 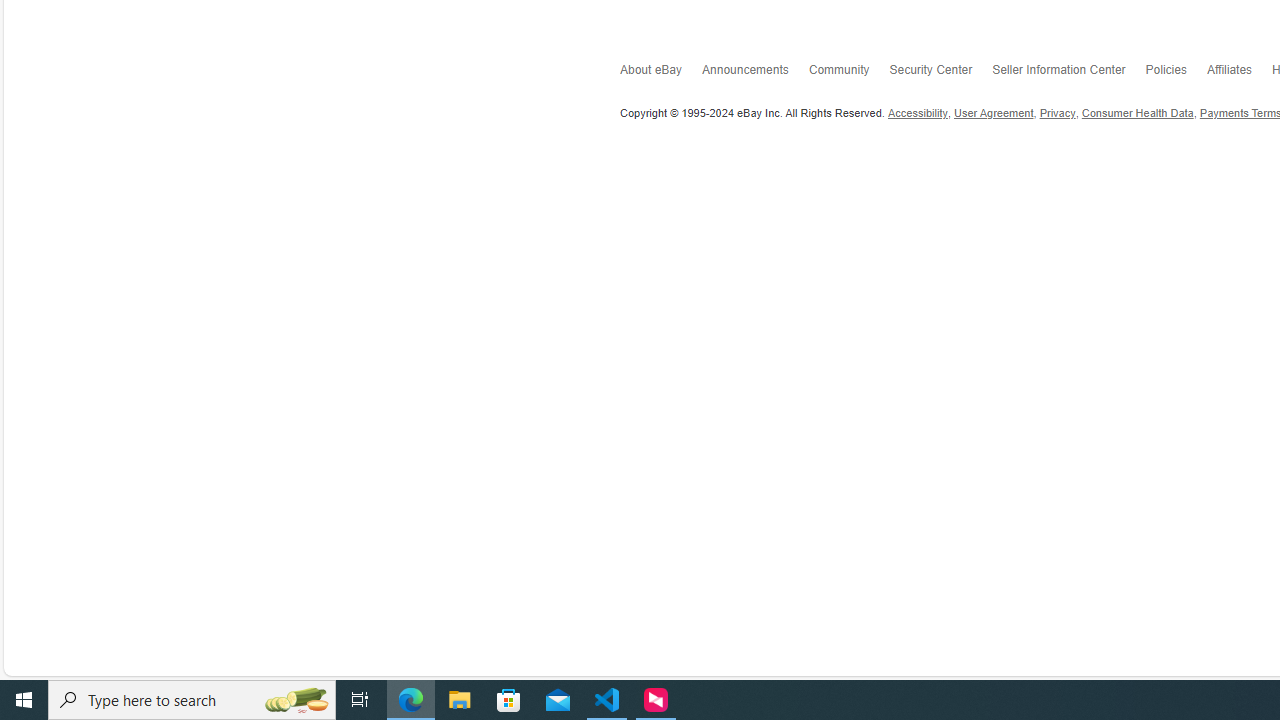 What do you see at coordinates (754, 73) in the screenshot?
I see `'Announcements'` at bounding box center [754, 73].